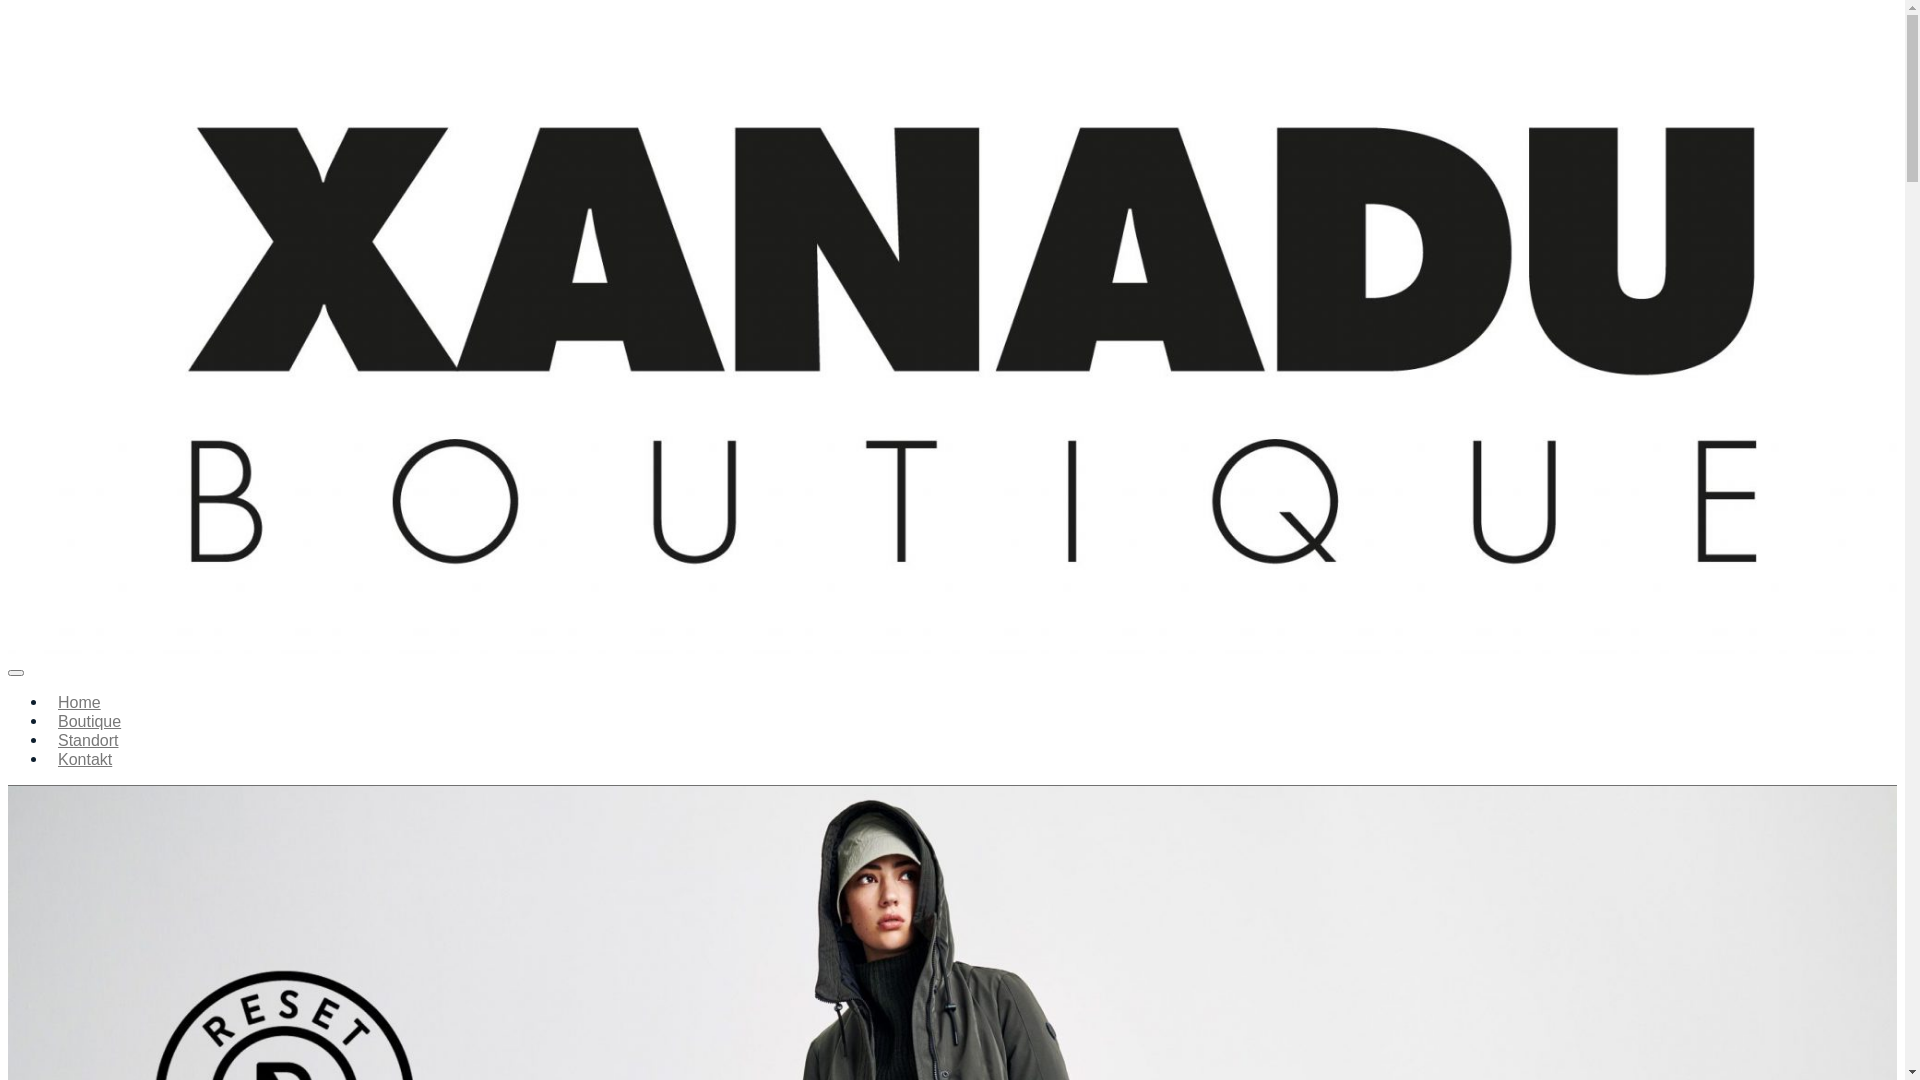 The width and height of the screenshot is (1920, 1080). What do you see at coordinates (86, 740) in the screenshot?
I see `'Standort'` at bounding box center [86, 740].